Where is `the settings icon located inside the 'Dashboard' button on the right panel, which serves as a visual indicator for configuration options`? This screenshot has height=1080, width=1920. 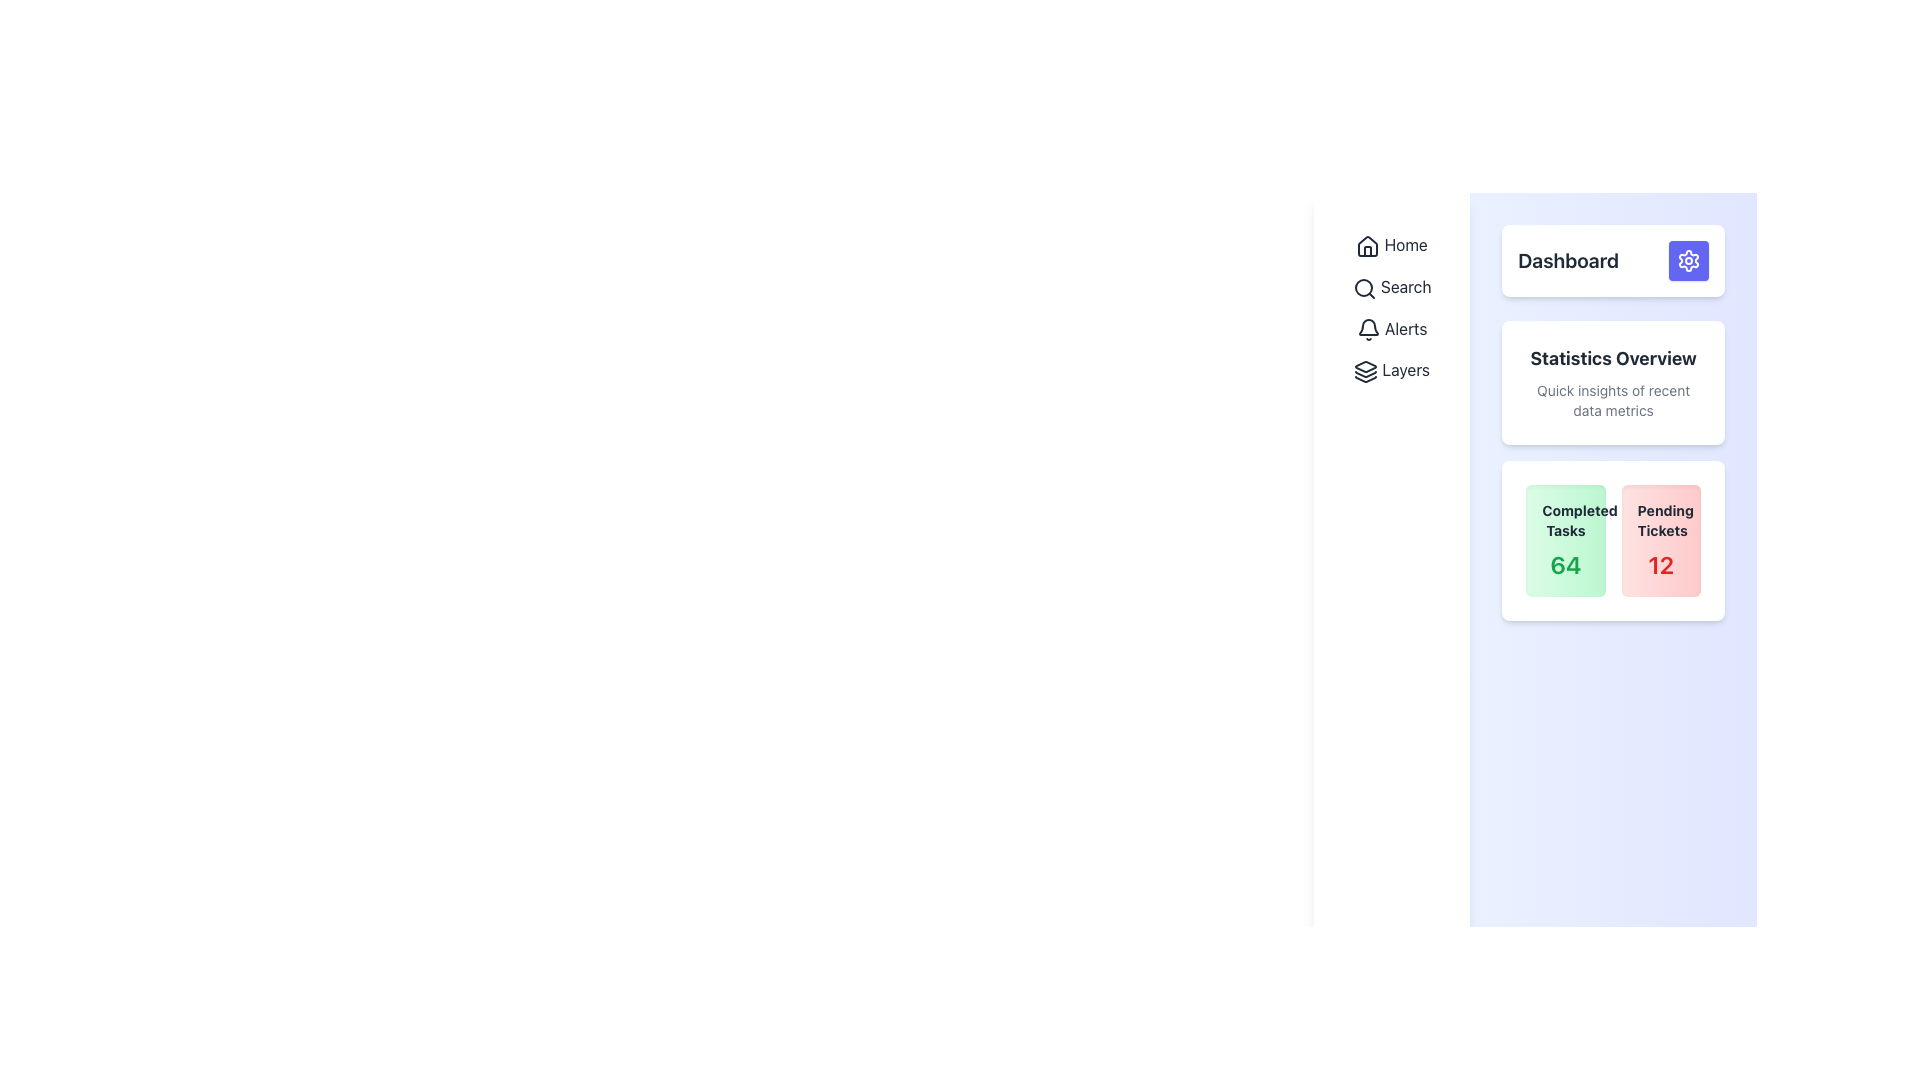
the settings icon located inside the 'Dashboard' button on the right panel, which serves as a visual indicator for configuration options is located at coordinates (1688, 260).